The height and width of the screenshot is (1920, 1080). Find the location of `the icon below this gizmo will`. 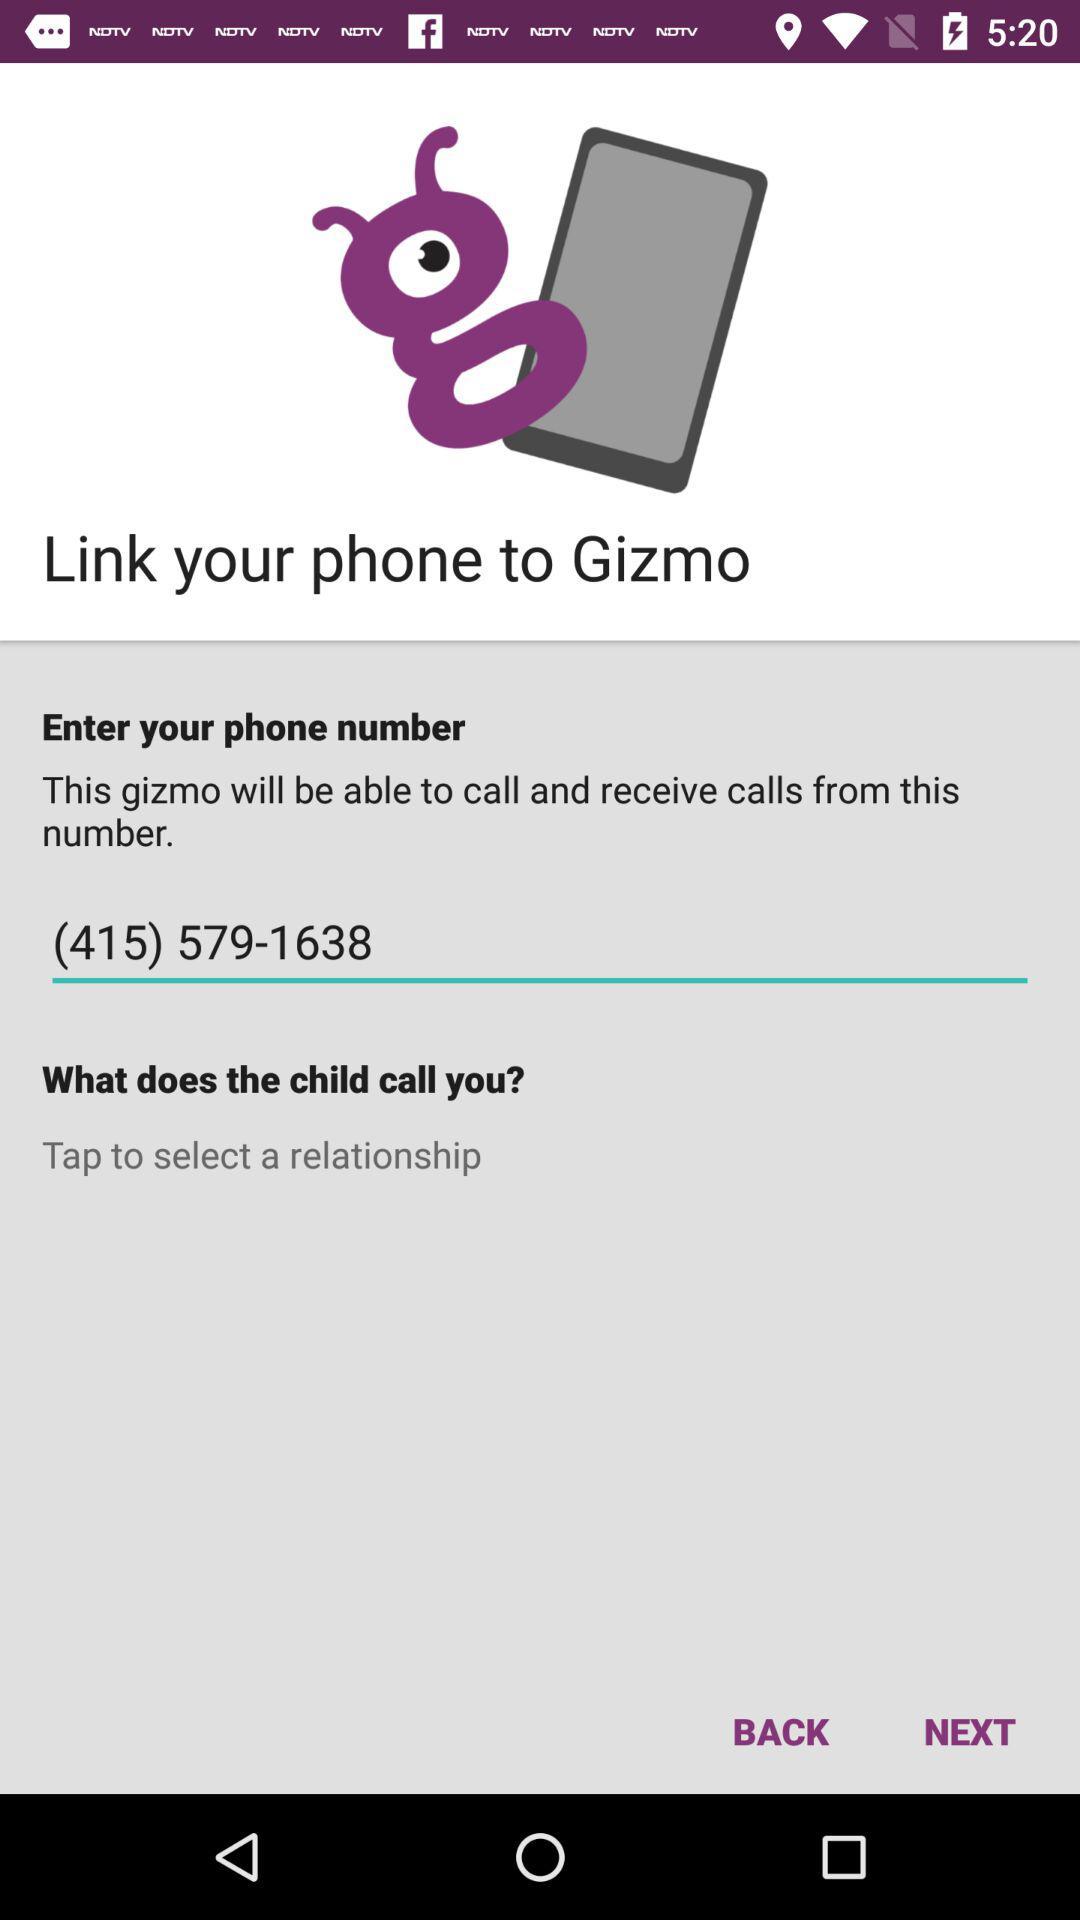

the icon below this gizmo will is located at coordinates (540, 940).